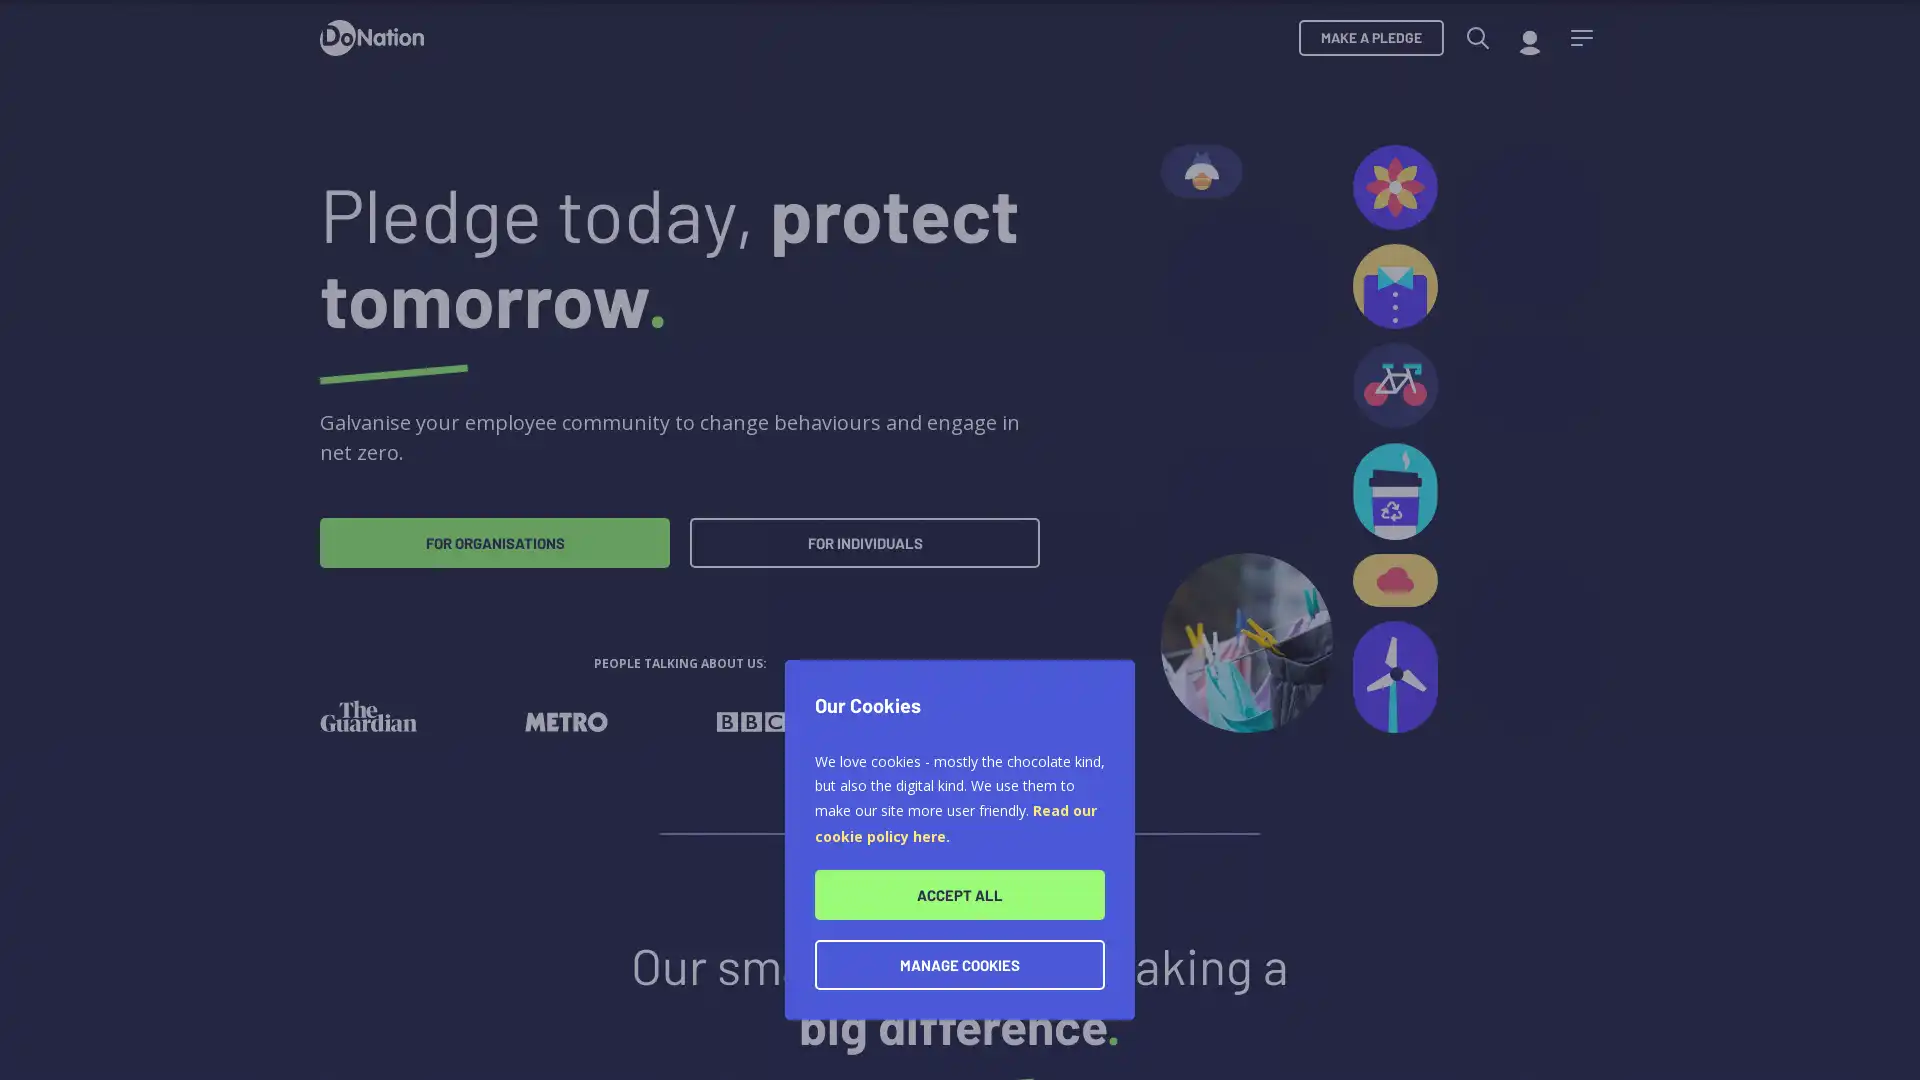  I want to click on MAKE A PLEDGE, so click(1370, 38).